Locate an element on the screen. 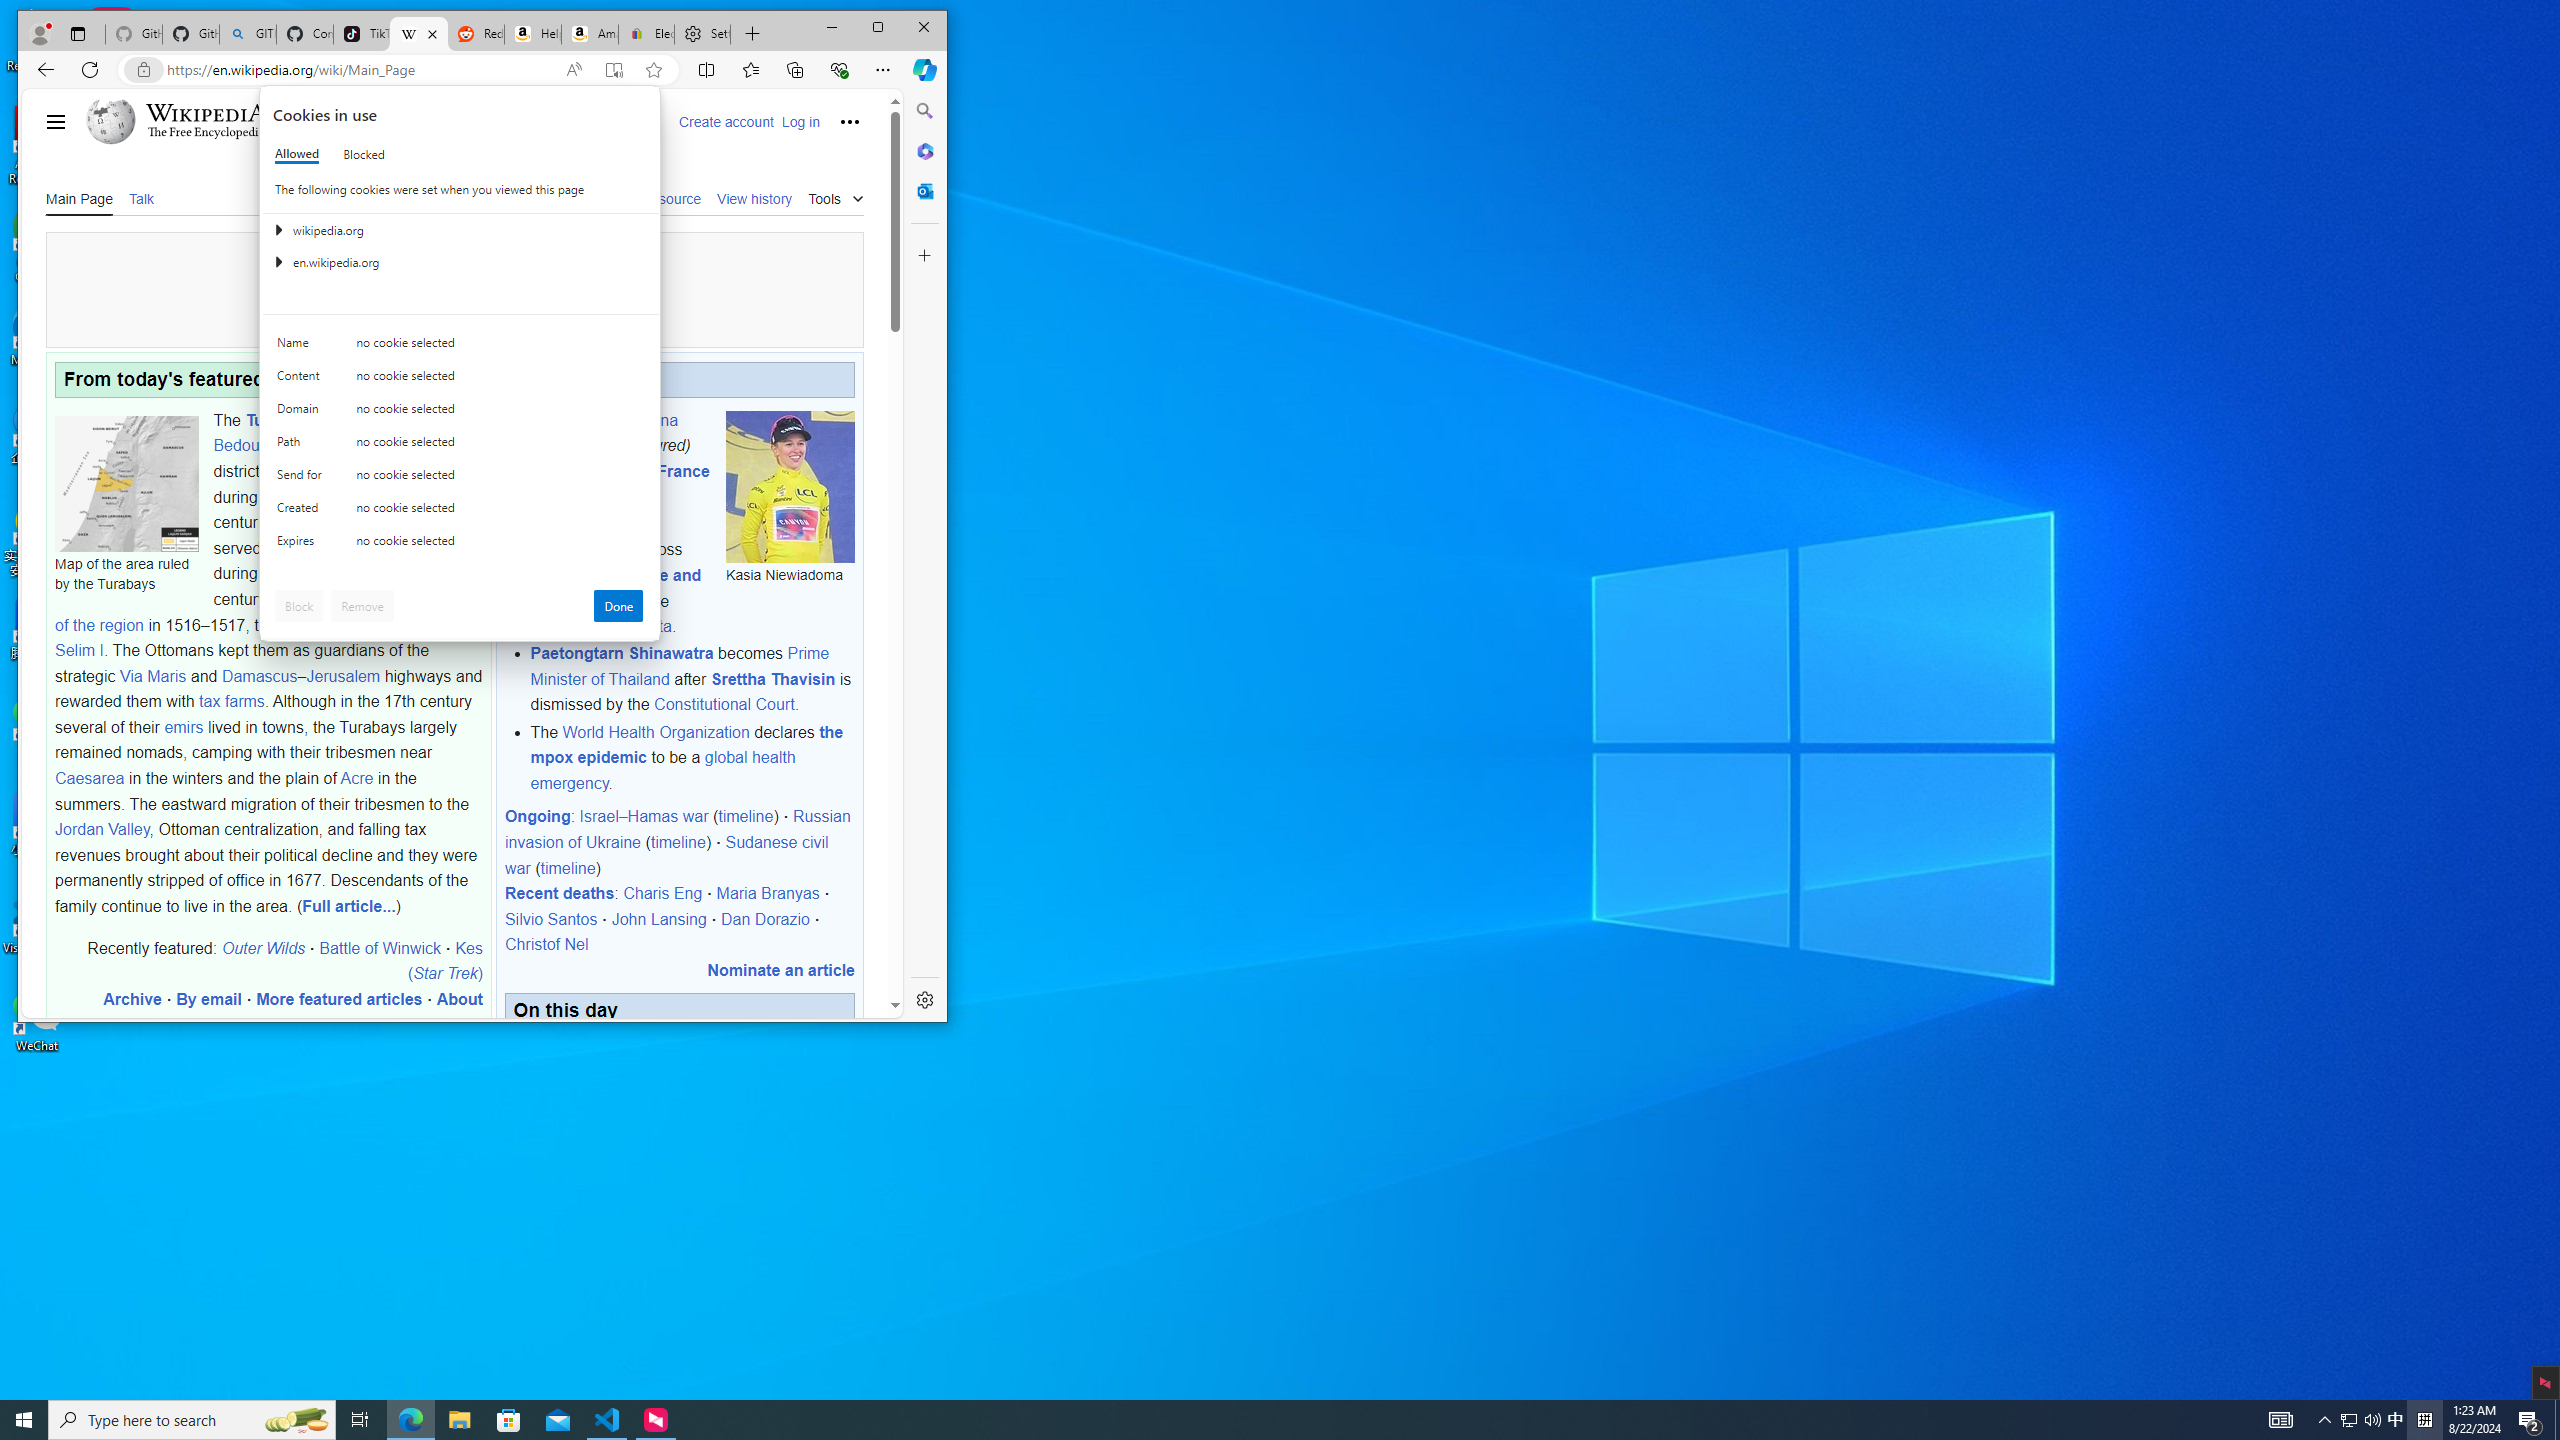 The image size is (2560, 1440). 'File Explorer' is located at coordinates (458, 1418).